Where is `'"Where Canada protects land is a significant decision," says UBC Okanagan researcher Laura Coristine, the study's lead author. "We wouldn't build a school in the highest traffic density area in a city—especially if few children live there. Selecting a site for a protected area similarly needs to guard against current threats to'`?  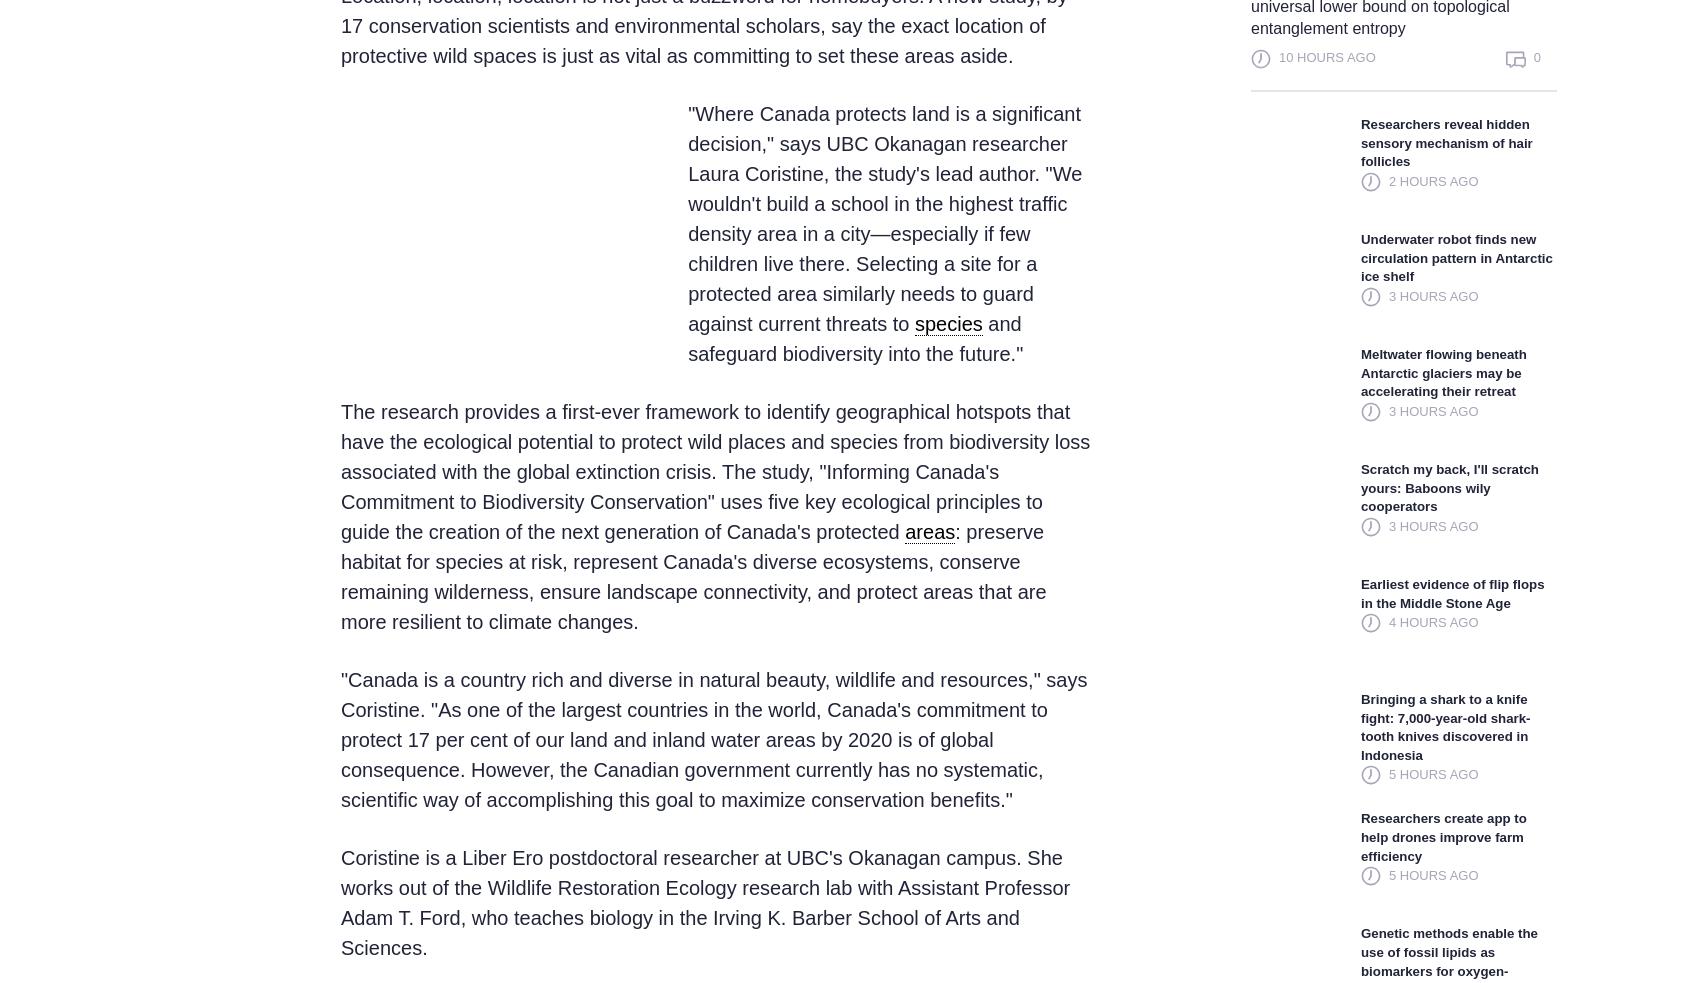
'"Where Canada protects land is a significant decision," says UBC Okanagan researcher Laura Coristine, the study's lead author. "We wouldn't build a school in the highest traffic density area in a city—especially if few children live there. Selecting a site for a protected area similarly needs to guard against current threats to' is located at coordinates (883, 219).